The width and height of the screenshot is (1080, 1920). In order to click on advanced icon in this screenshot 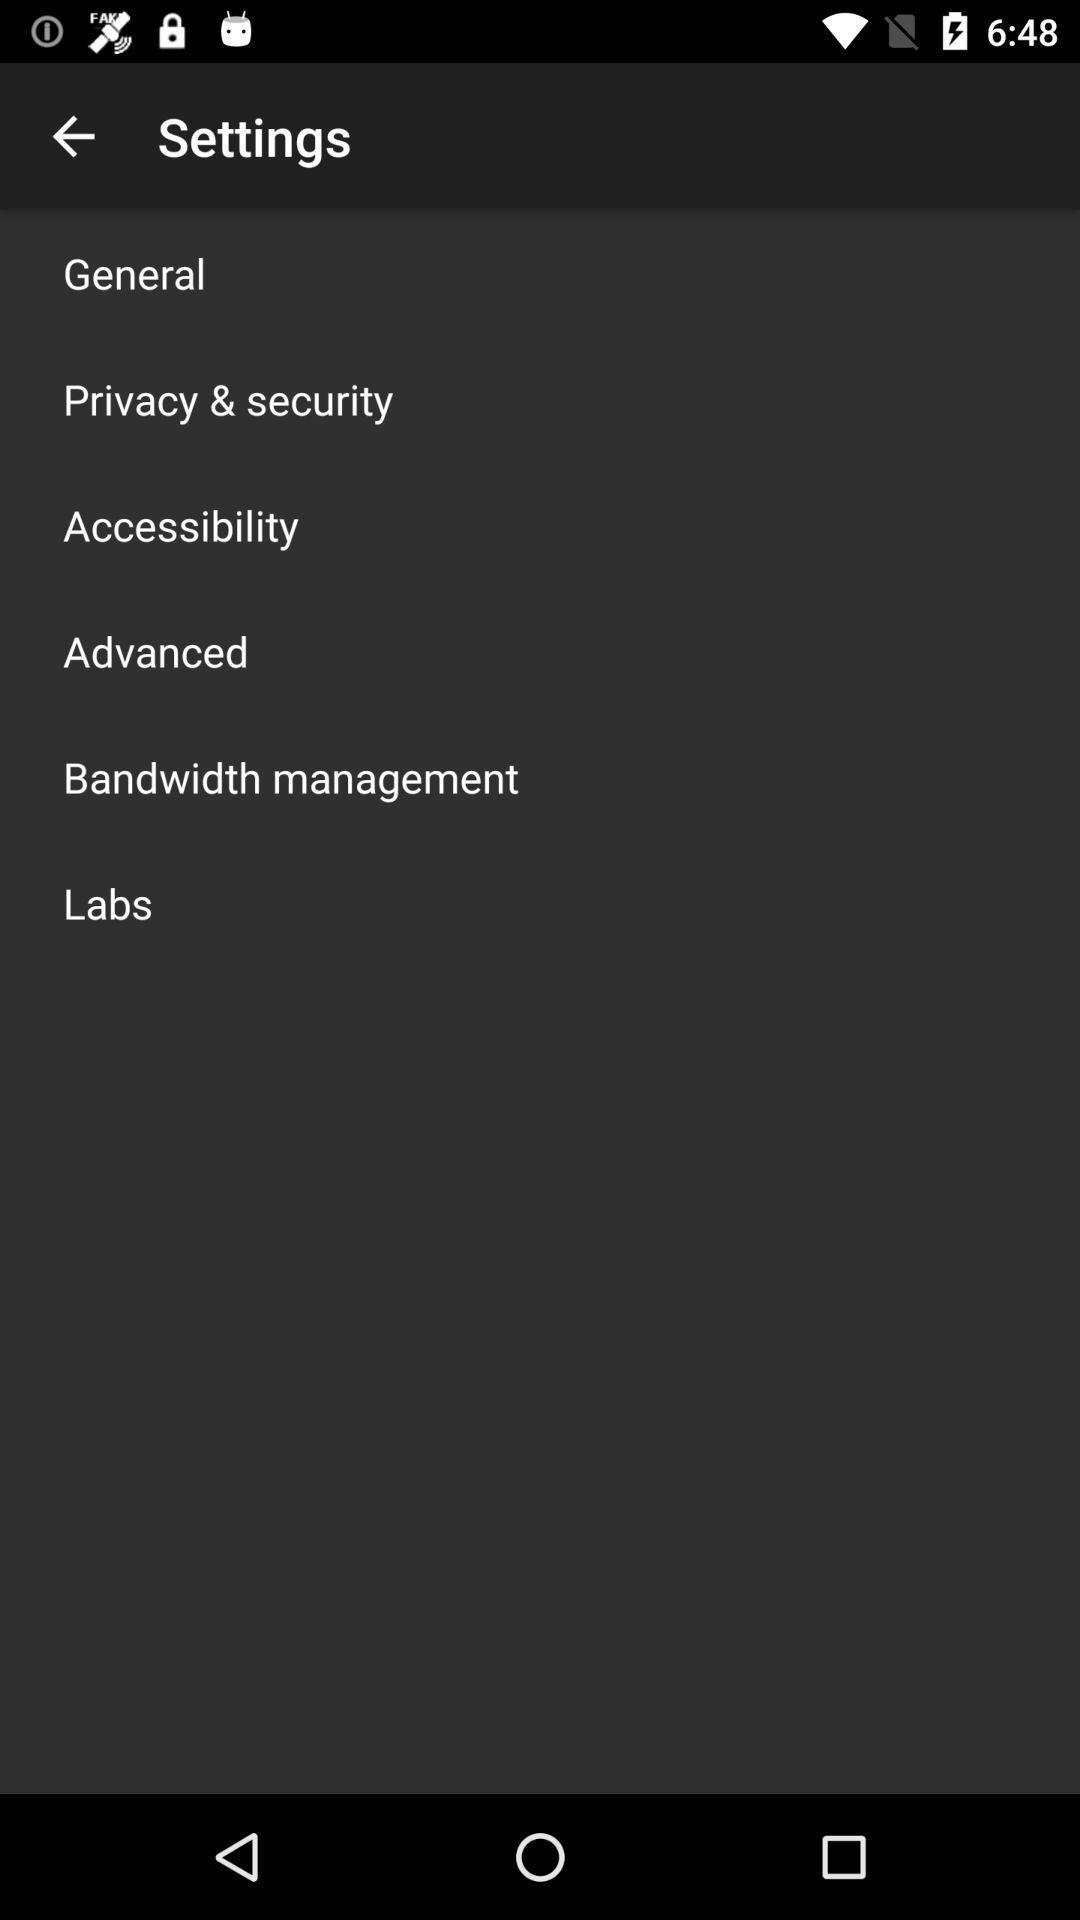, I will do `click(154, 651)`.